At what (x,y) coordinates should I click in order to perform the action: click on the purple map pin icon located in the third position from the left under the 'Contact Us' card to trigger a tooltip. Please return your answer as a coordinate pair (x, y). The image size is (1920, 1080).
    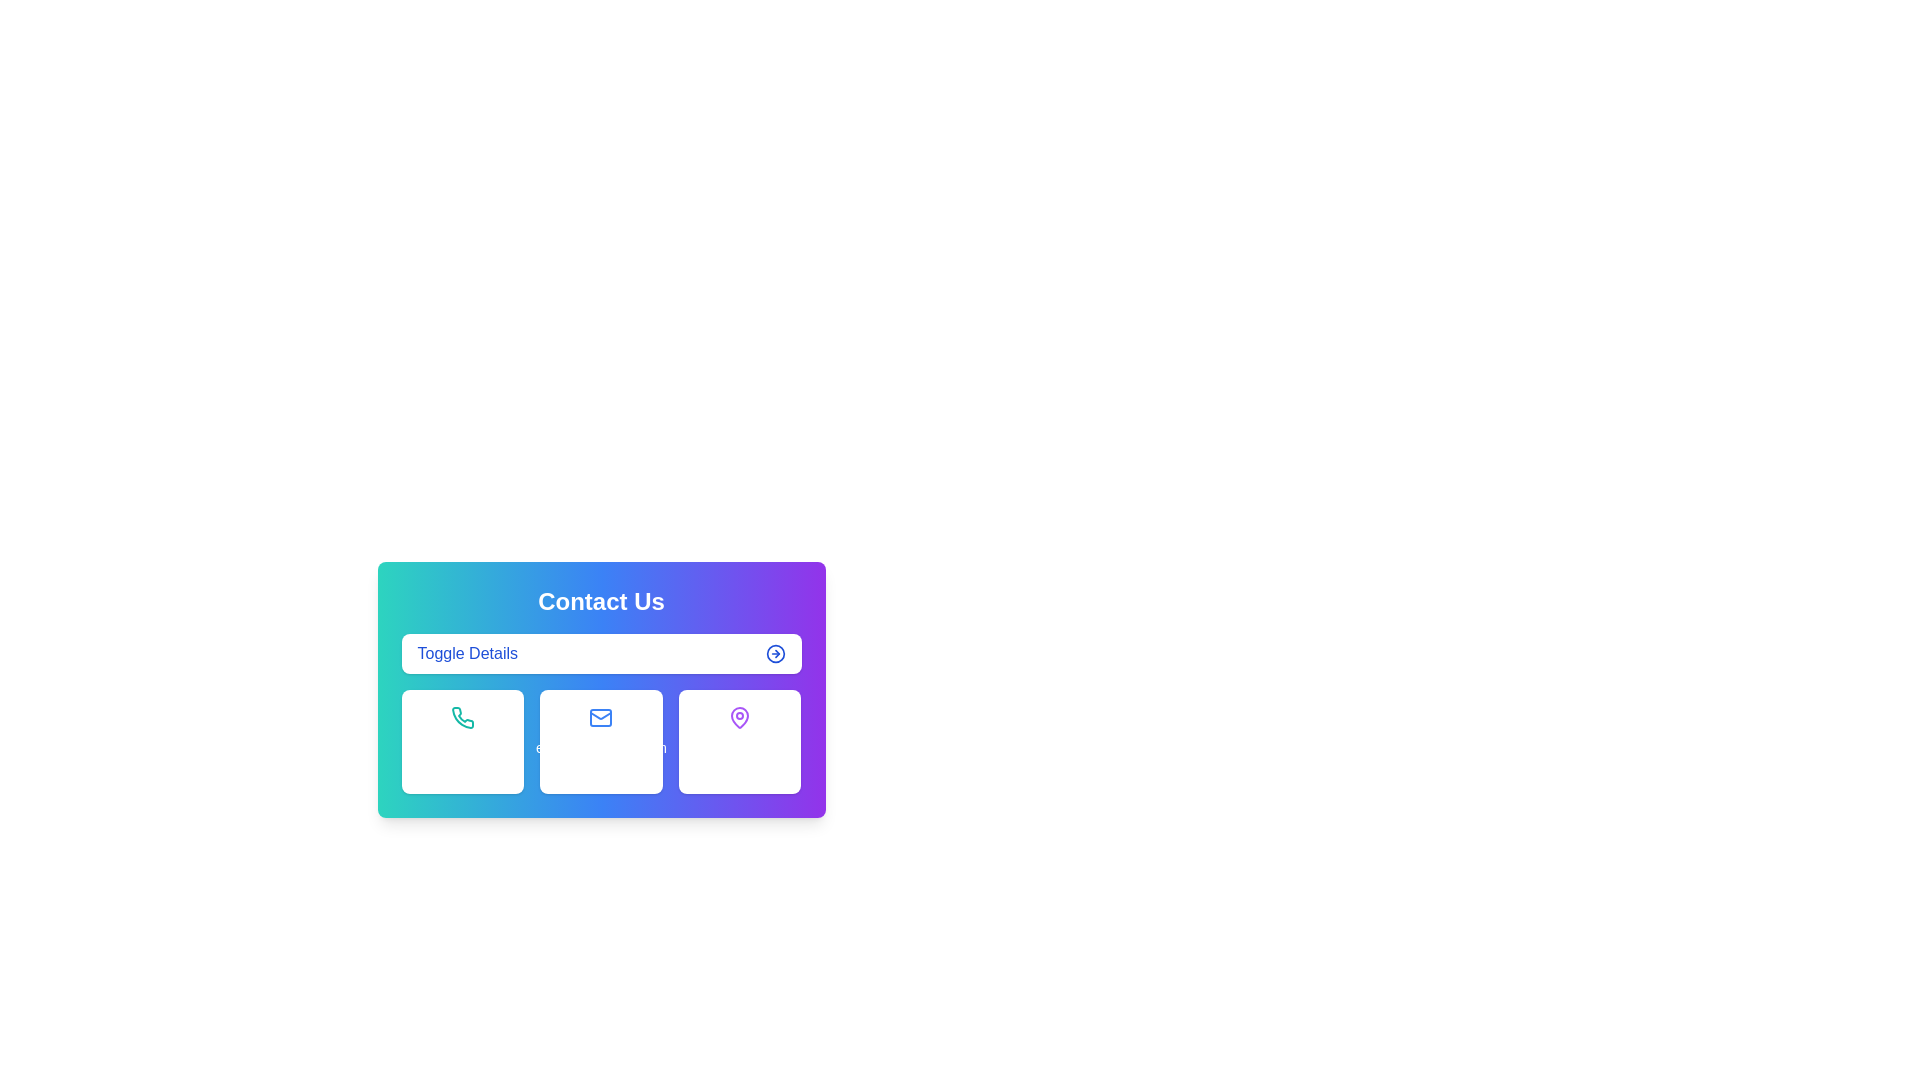
    Looking at the image, I should click on (739, 716).